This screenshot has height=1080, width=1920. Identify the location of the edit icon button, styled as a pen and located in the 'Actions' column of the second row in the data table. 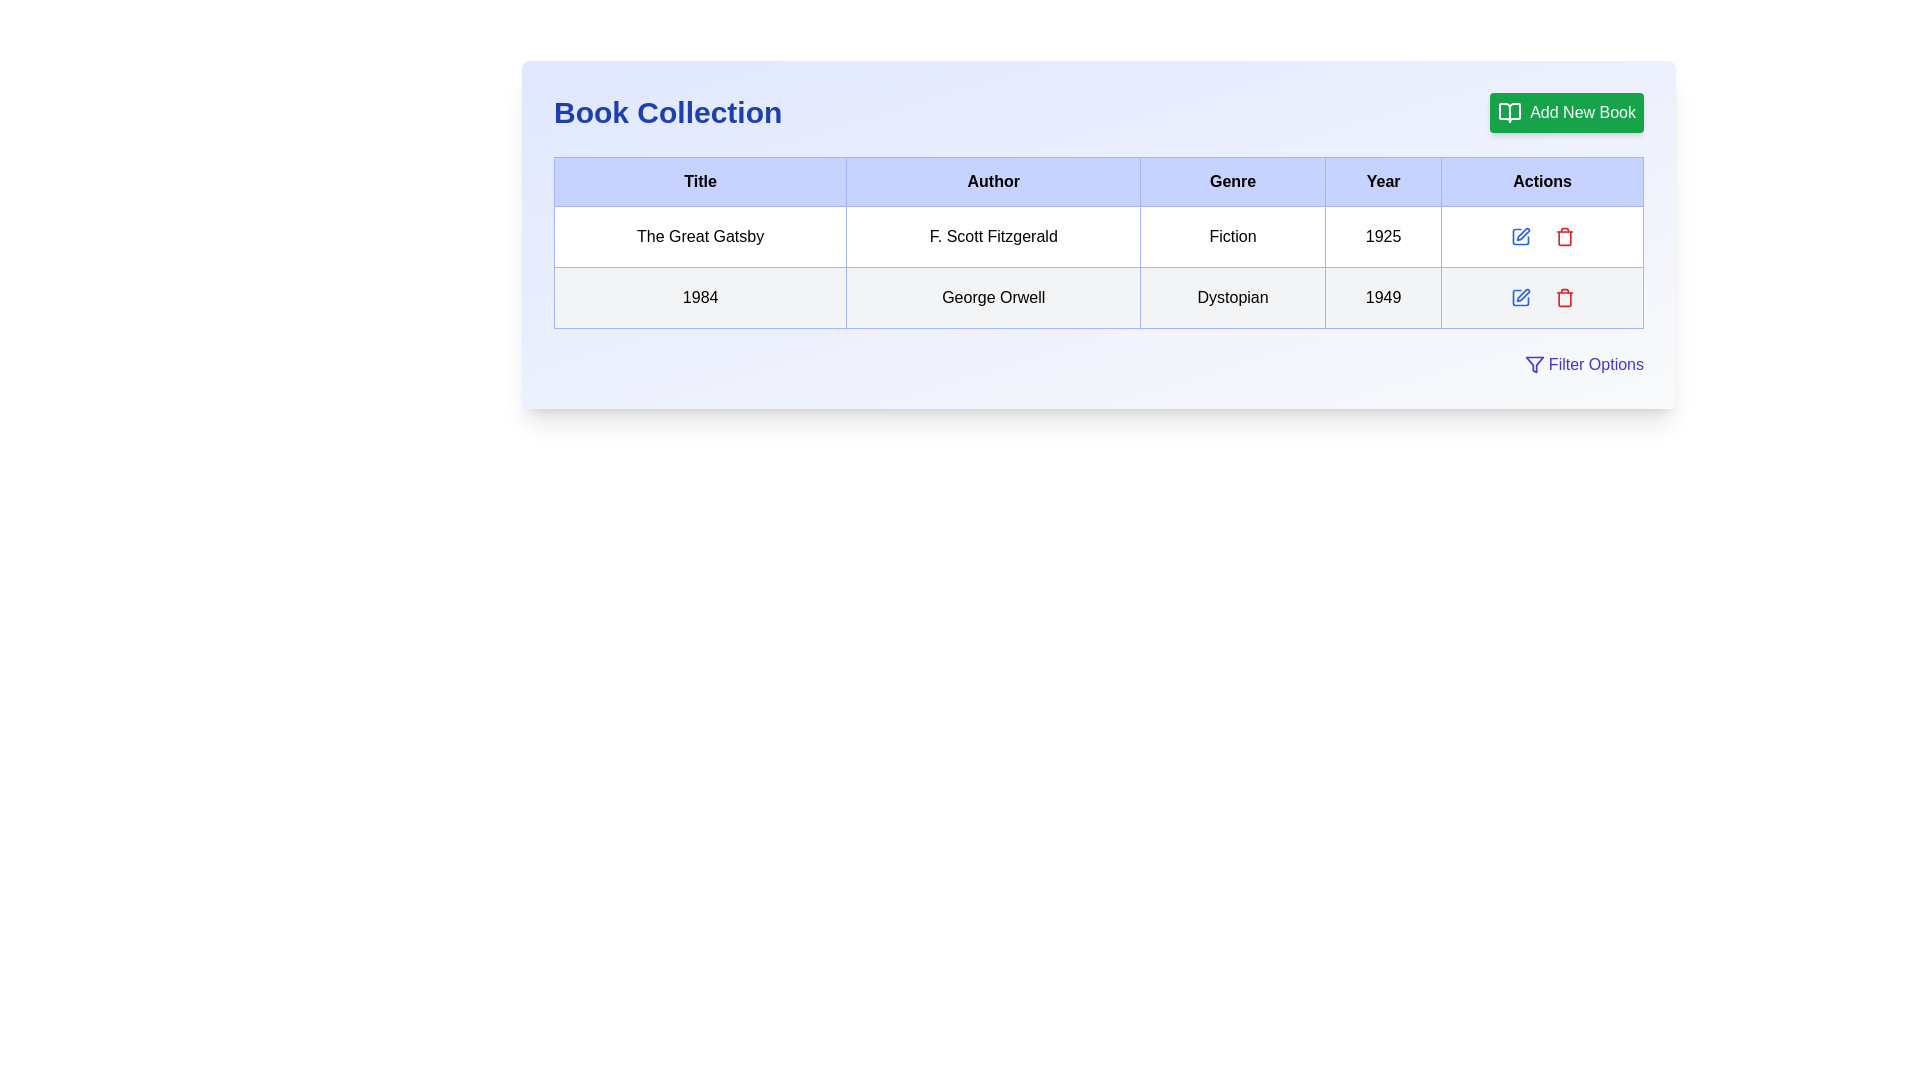
(1520, 297).